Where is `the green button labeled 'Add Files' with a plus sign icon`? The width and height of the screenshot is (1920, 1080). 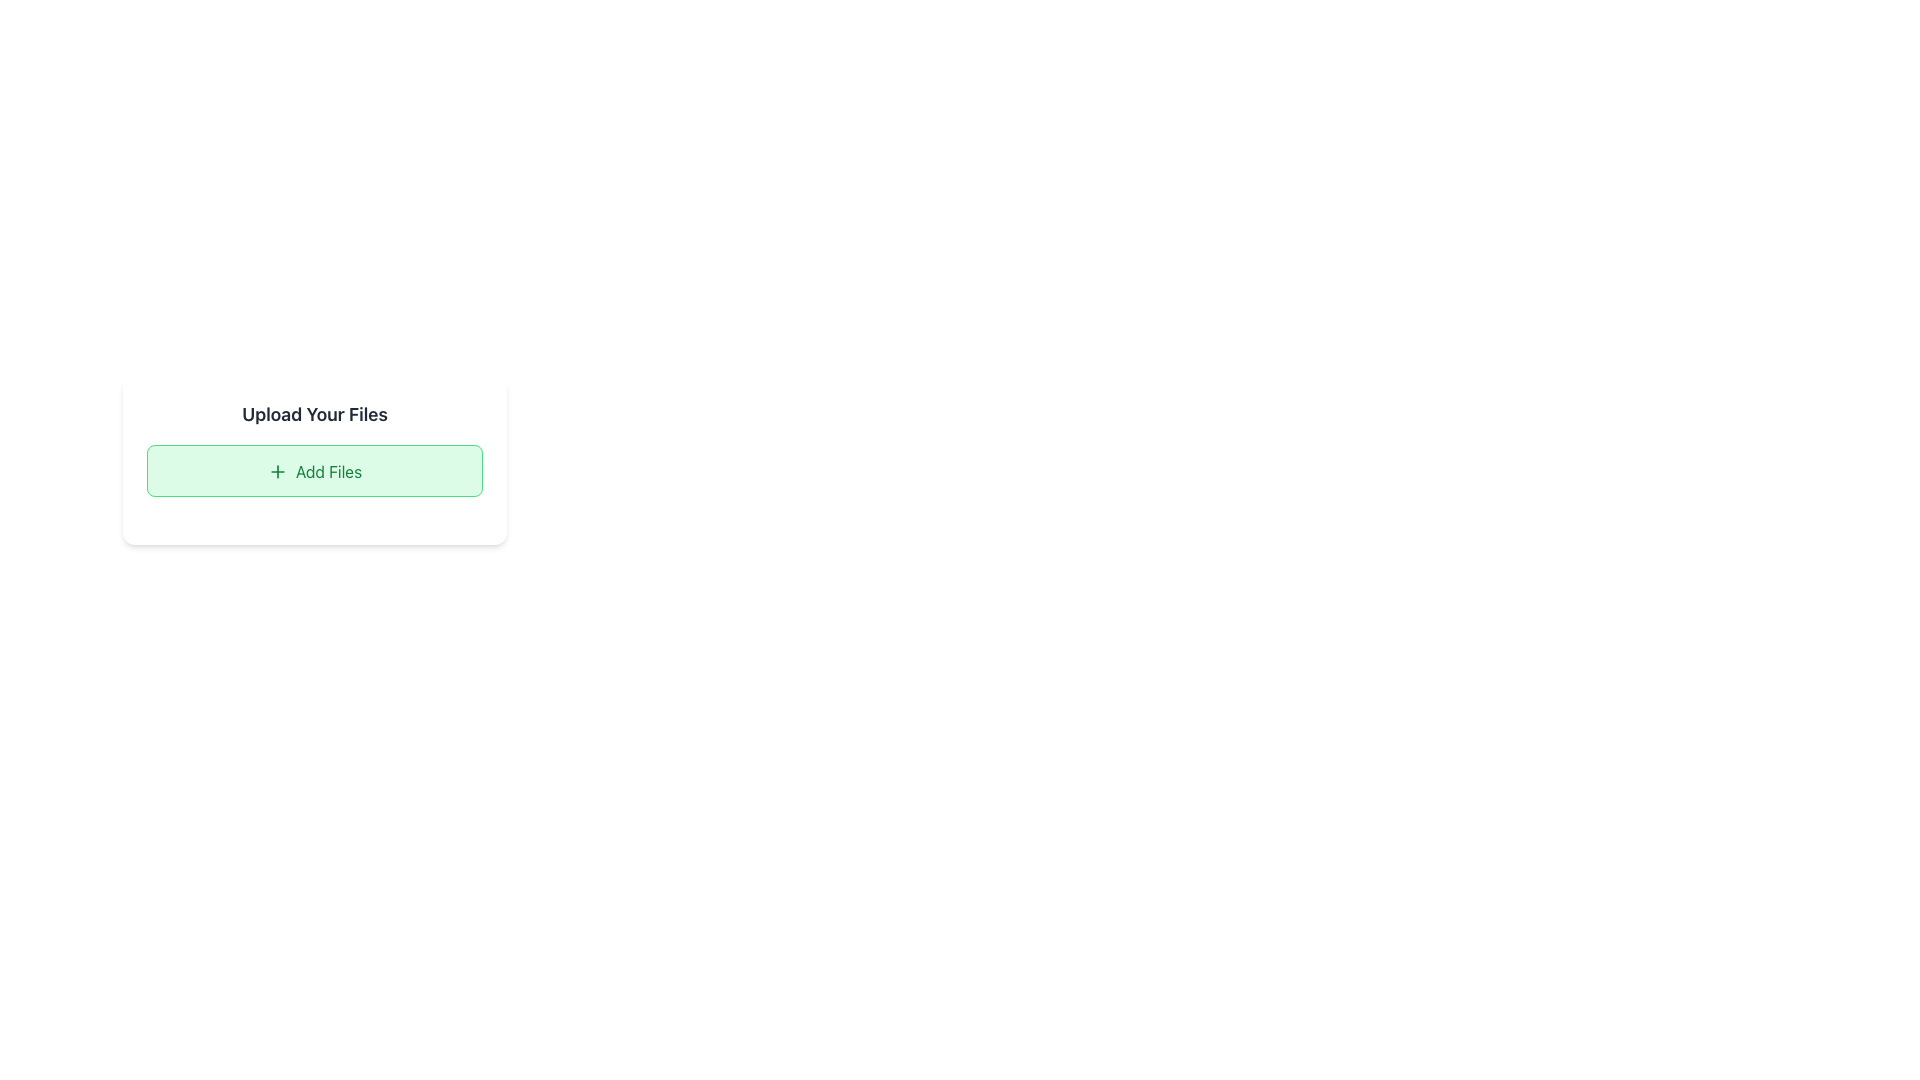 the green button labeled 'Add Files' with a plus sign icon is located at coordinates (314, 459).